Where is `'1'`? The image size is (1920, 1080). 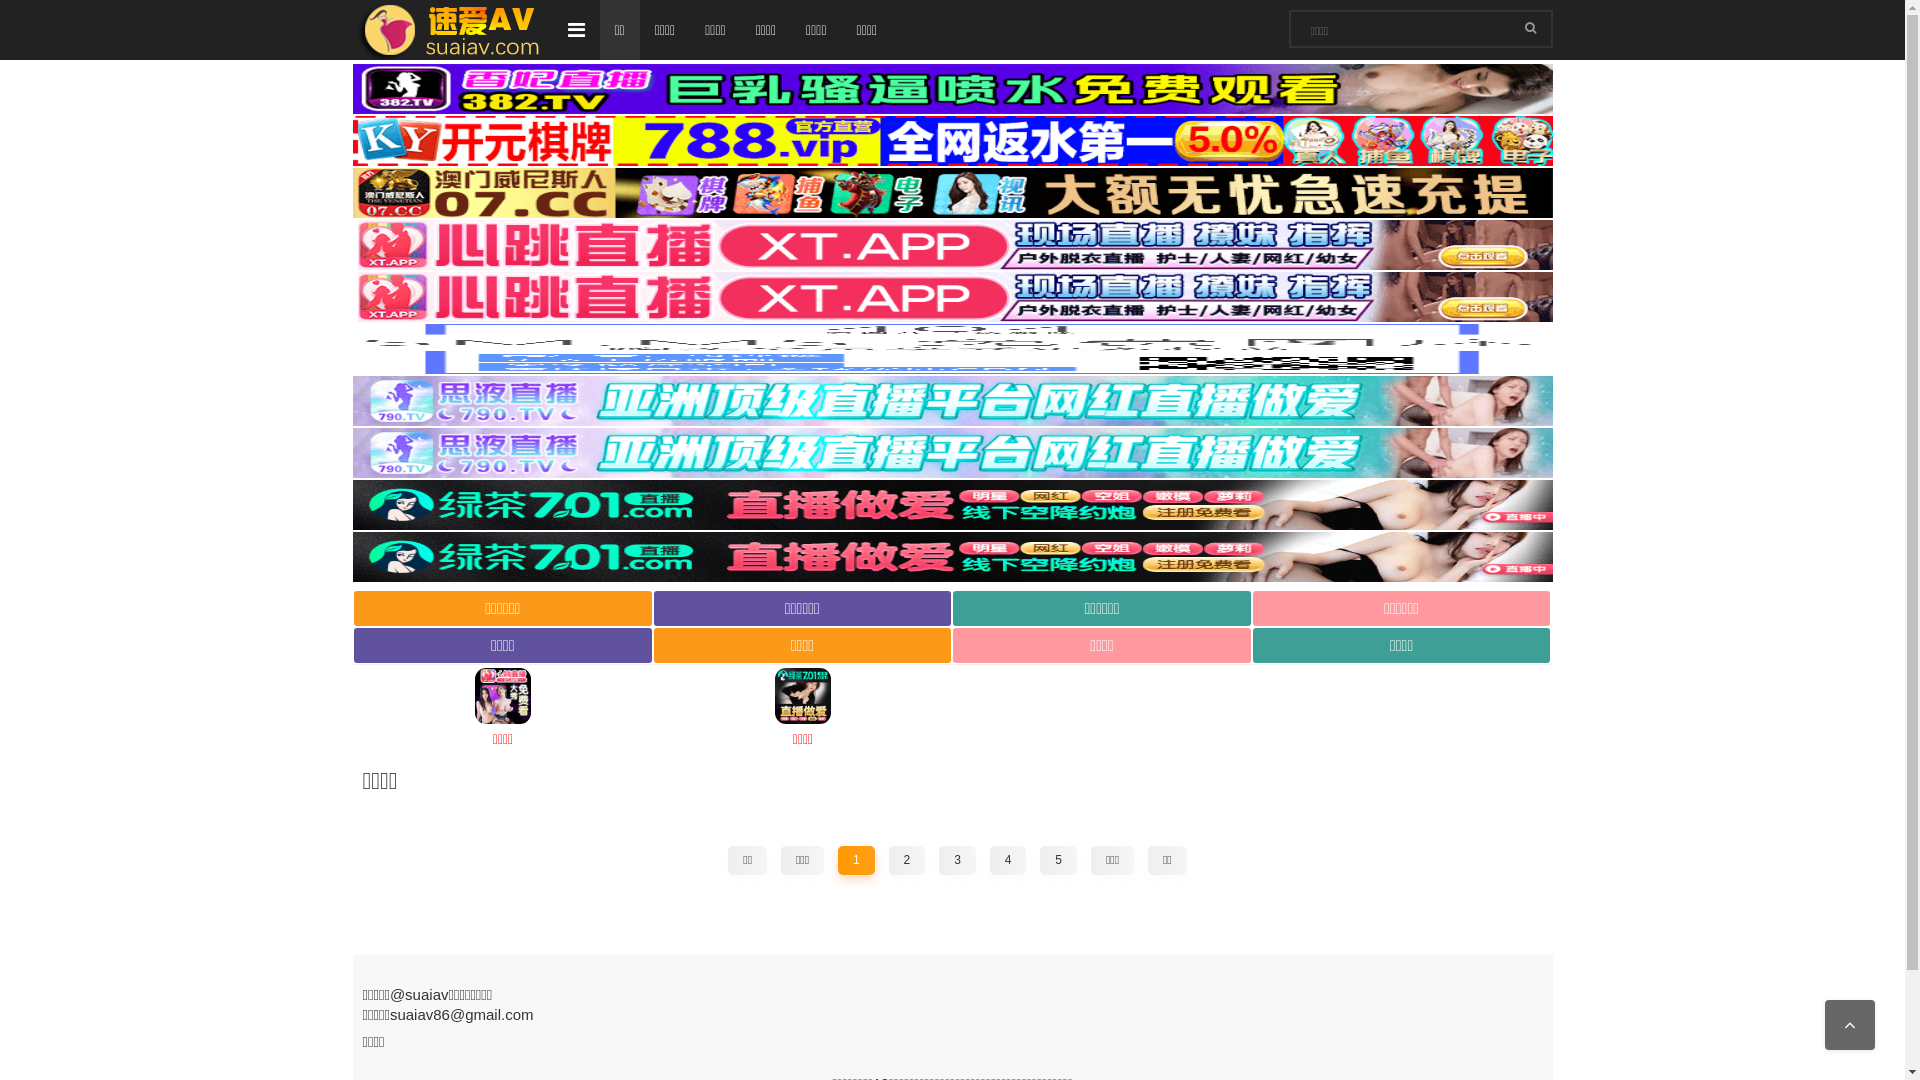 '1' is located at coordinates (856, 859).